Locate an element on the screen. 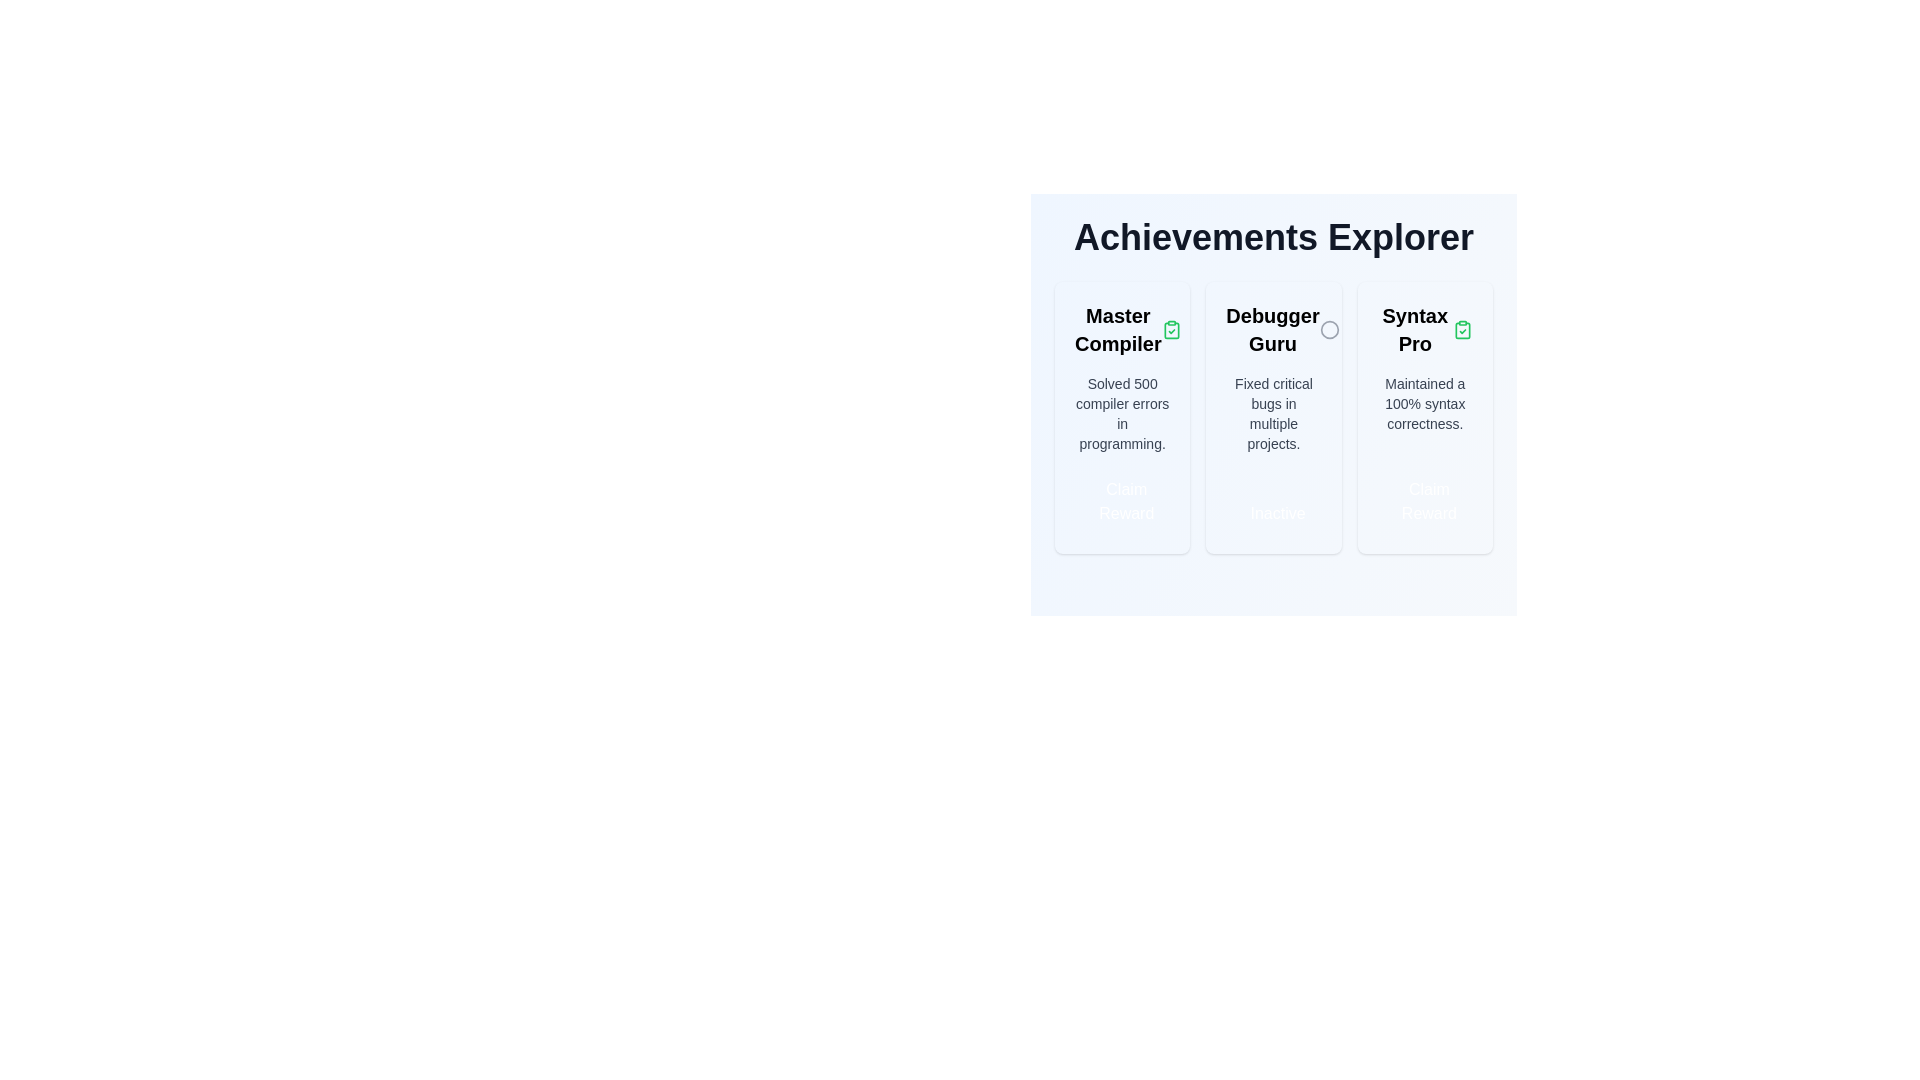 Image resolution: width=1920 pixels, height=1080 pixels. the static text element providing achievement details about maintaining perfect syntax correctness, located within the 'Syntax Pro' card, below the card title and above the claim reward button is located at coordinates (1424, 404).